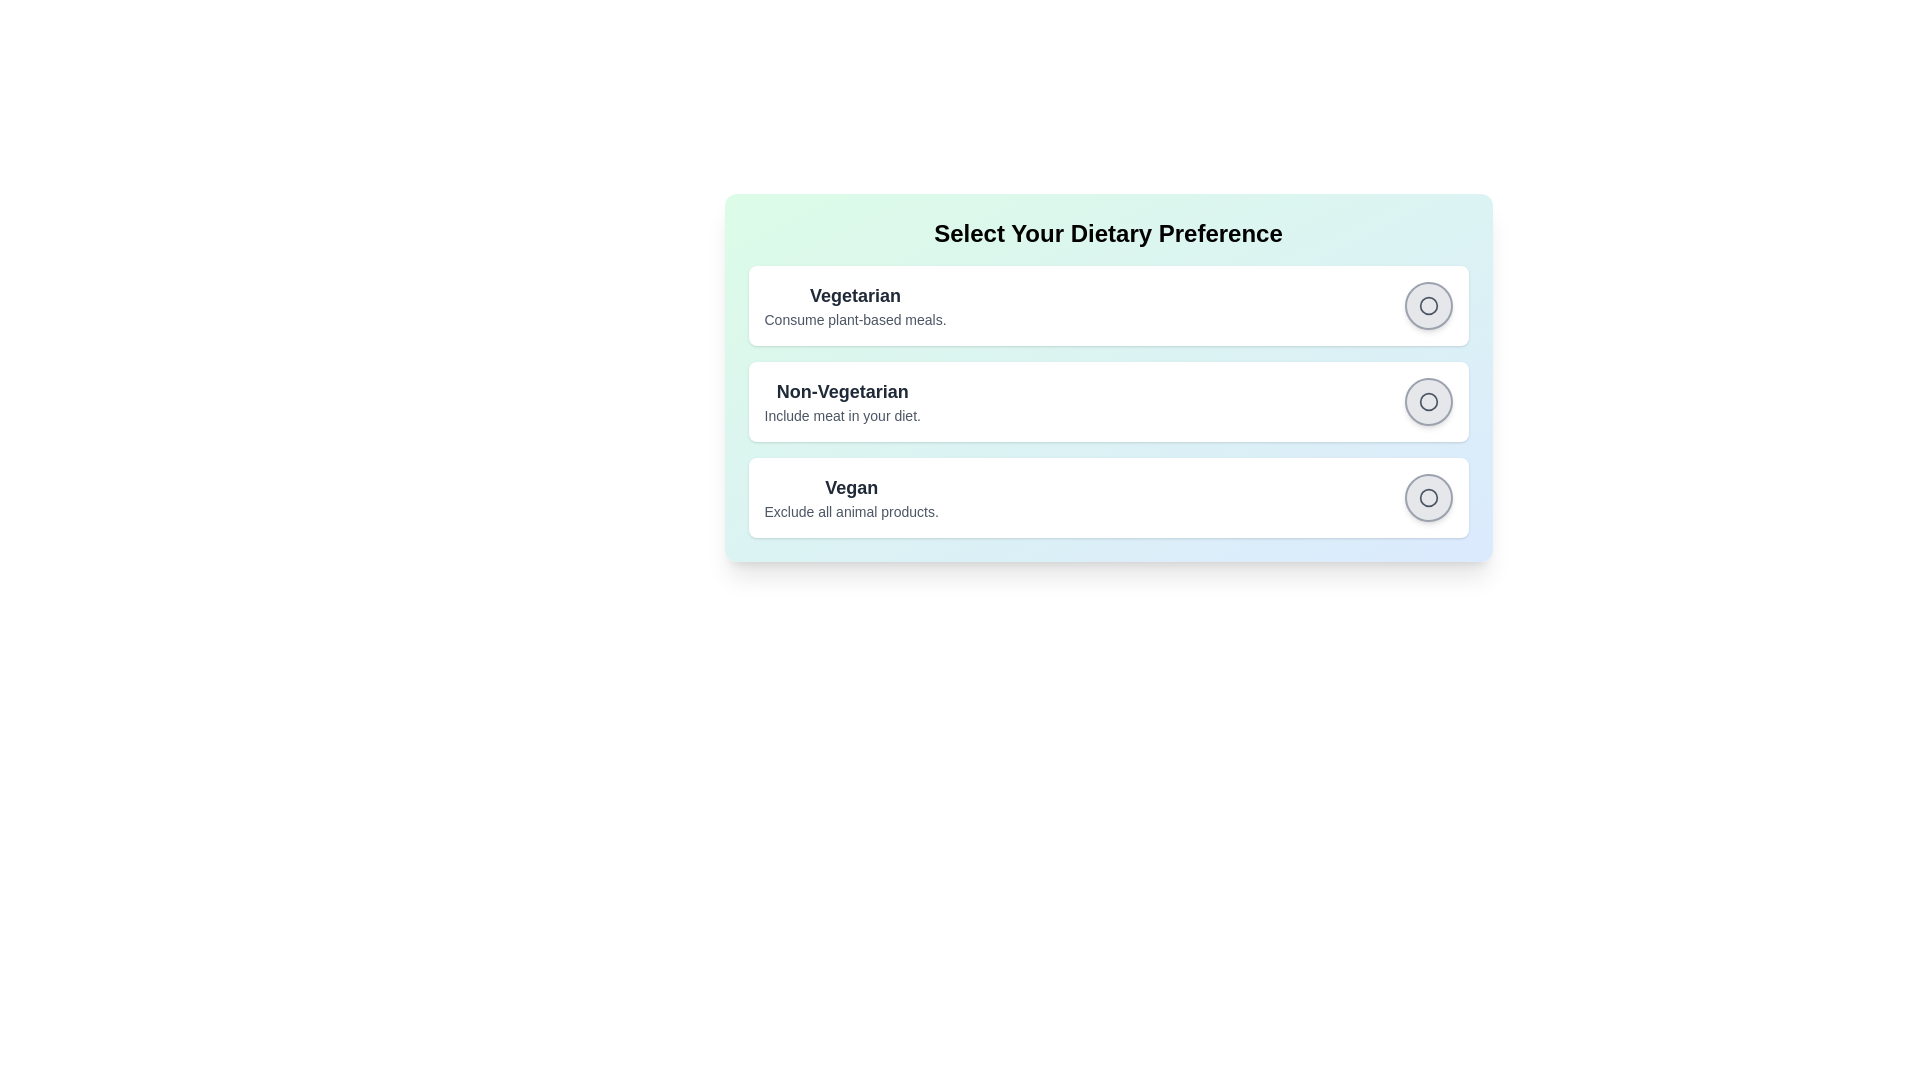 The image size is (1920, 1080). Describe the element at coordinates (1427, 305) in the screenshot. I see `the circular graphic element with a hollow center and thin gray border located to the right of the 'Vegetarian' preference option` at that location.